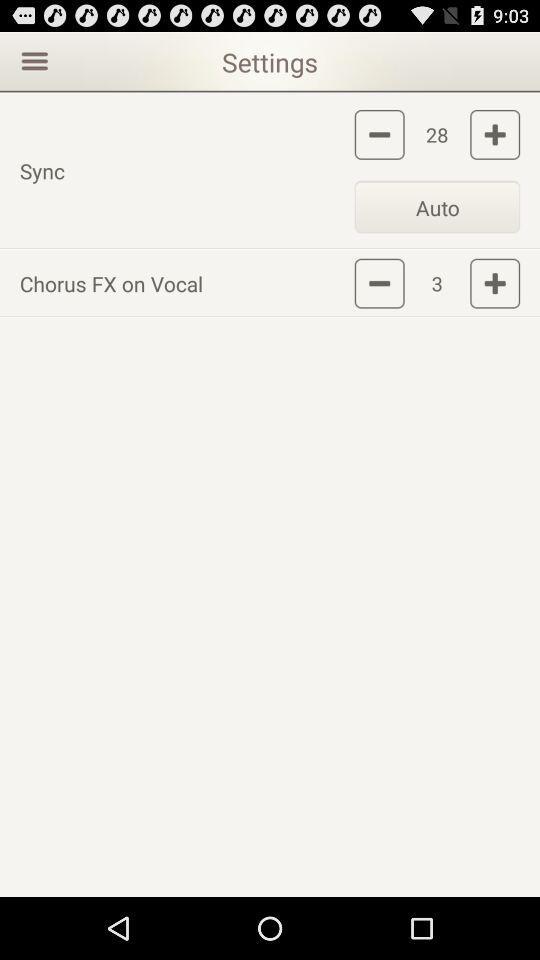 This screenshot has width=540, height=960. Describe the element at coordinates (494, 282) in the screenshot. I see `increase chorus fx on vocal` at that location.